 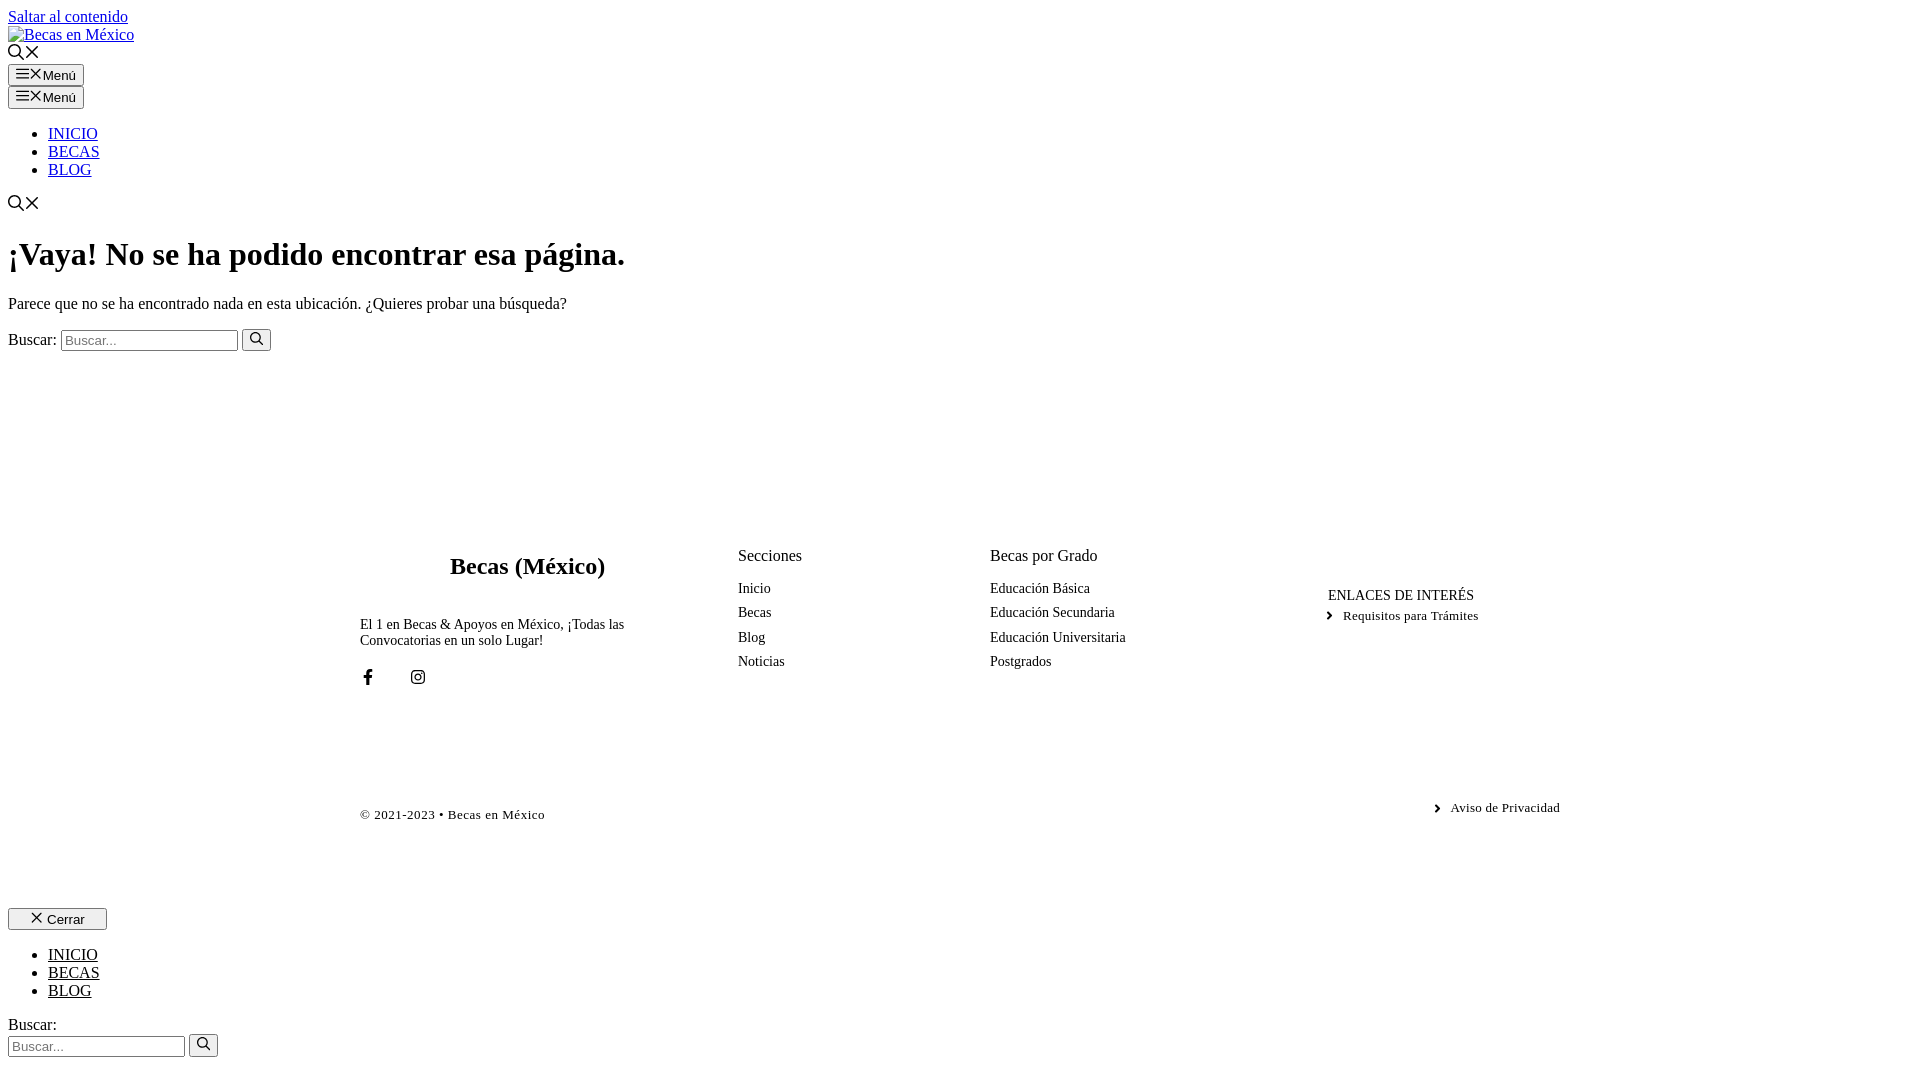 I want to click on 'BLOG', so click(x=48, y=990).